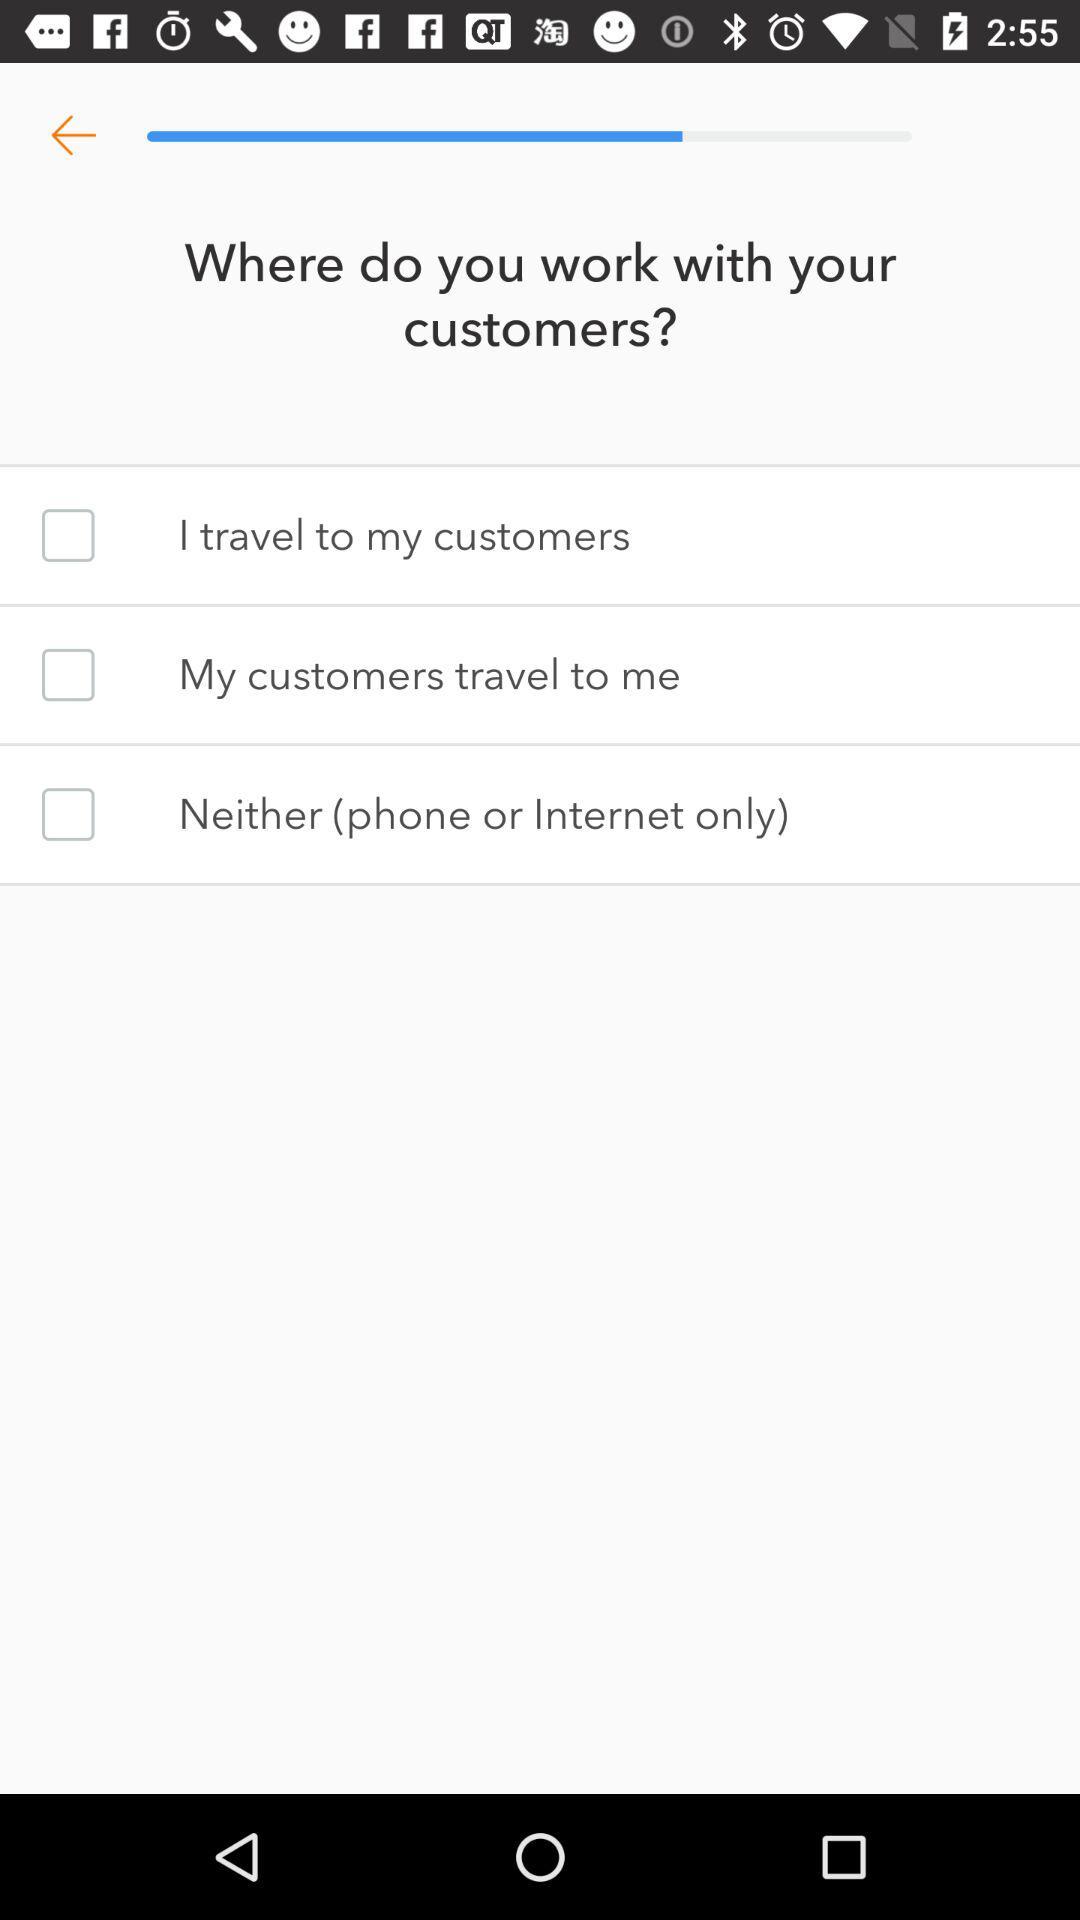 The height and width of the screenshot is (1920, 1080). Describe the element at coordinates (67, 675) in the screenshot. I see `slection option` at that location.